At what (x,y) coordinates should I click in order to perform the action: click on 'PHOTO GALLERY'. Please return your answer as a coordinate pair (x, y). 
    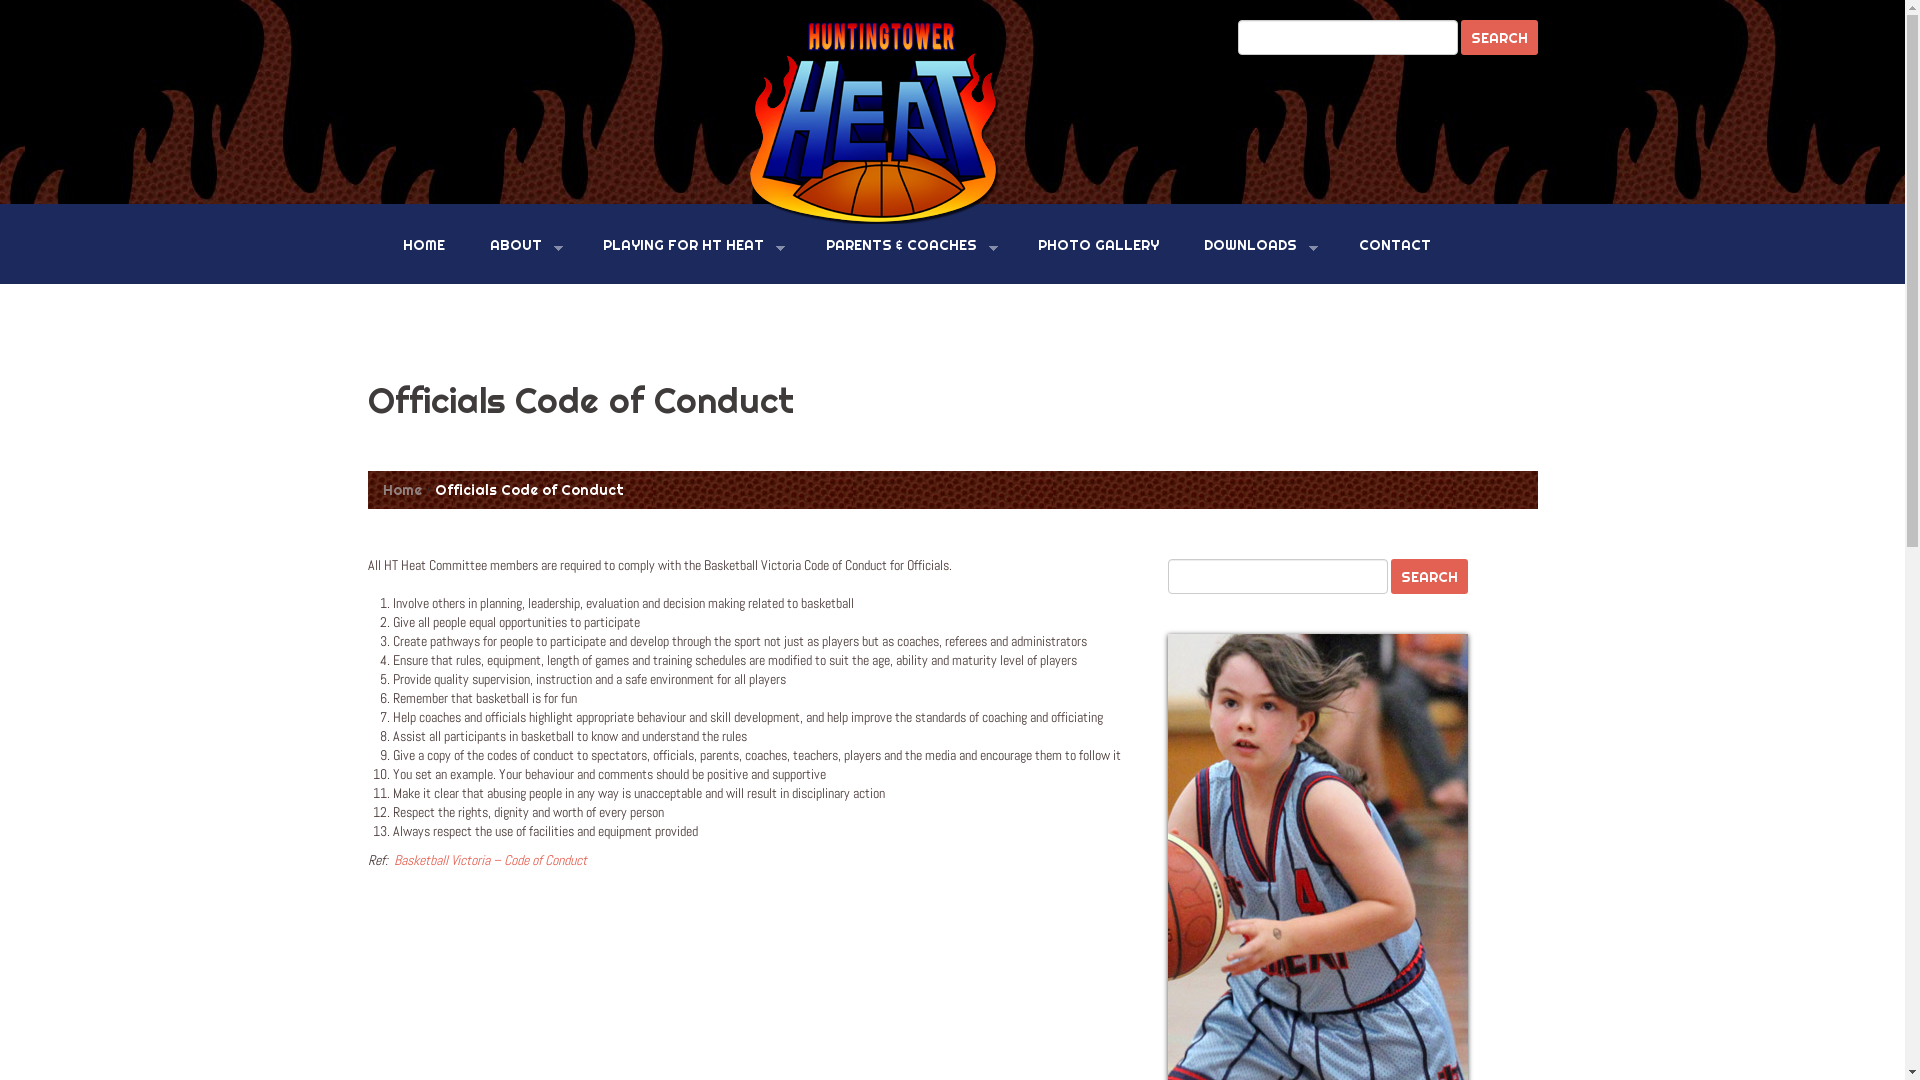
    Looking at the image, I should click on (1022, 244).